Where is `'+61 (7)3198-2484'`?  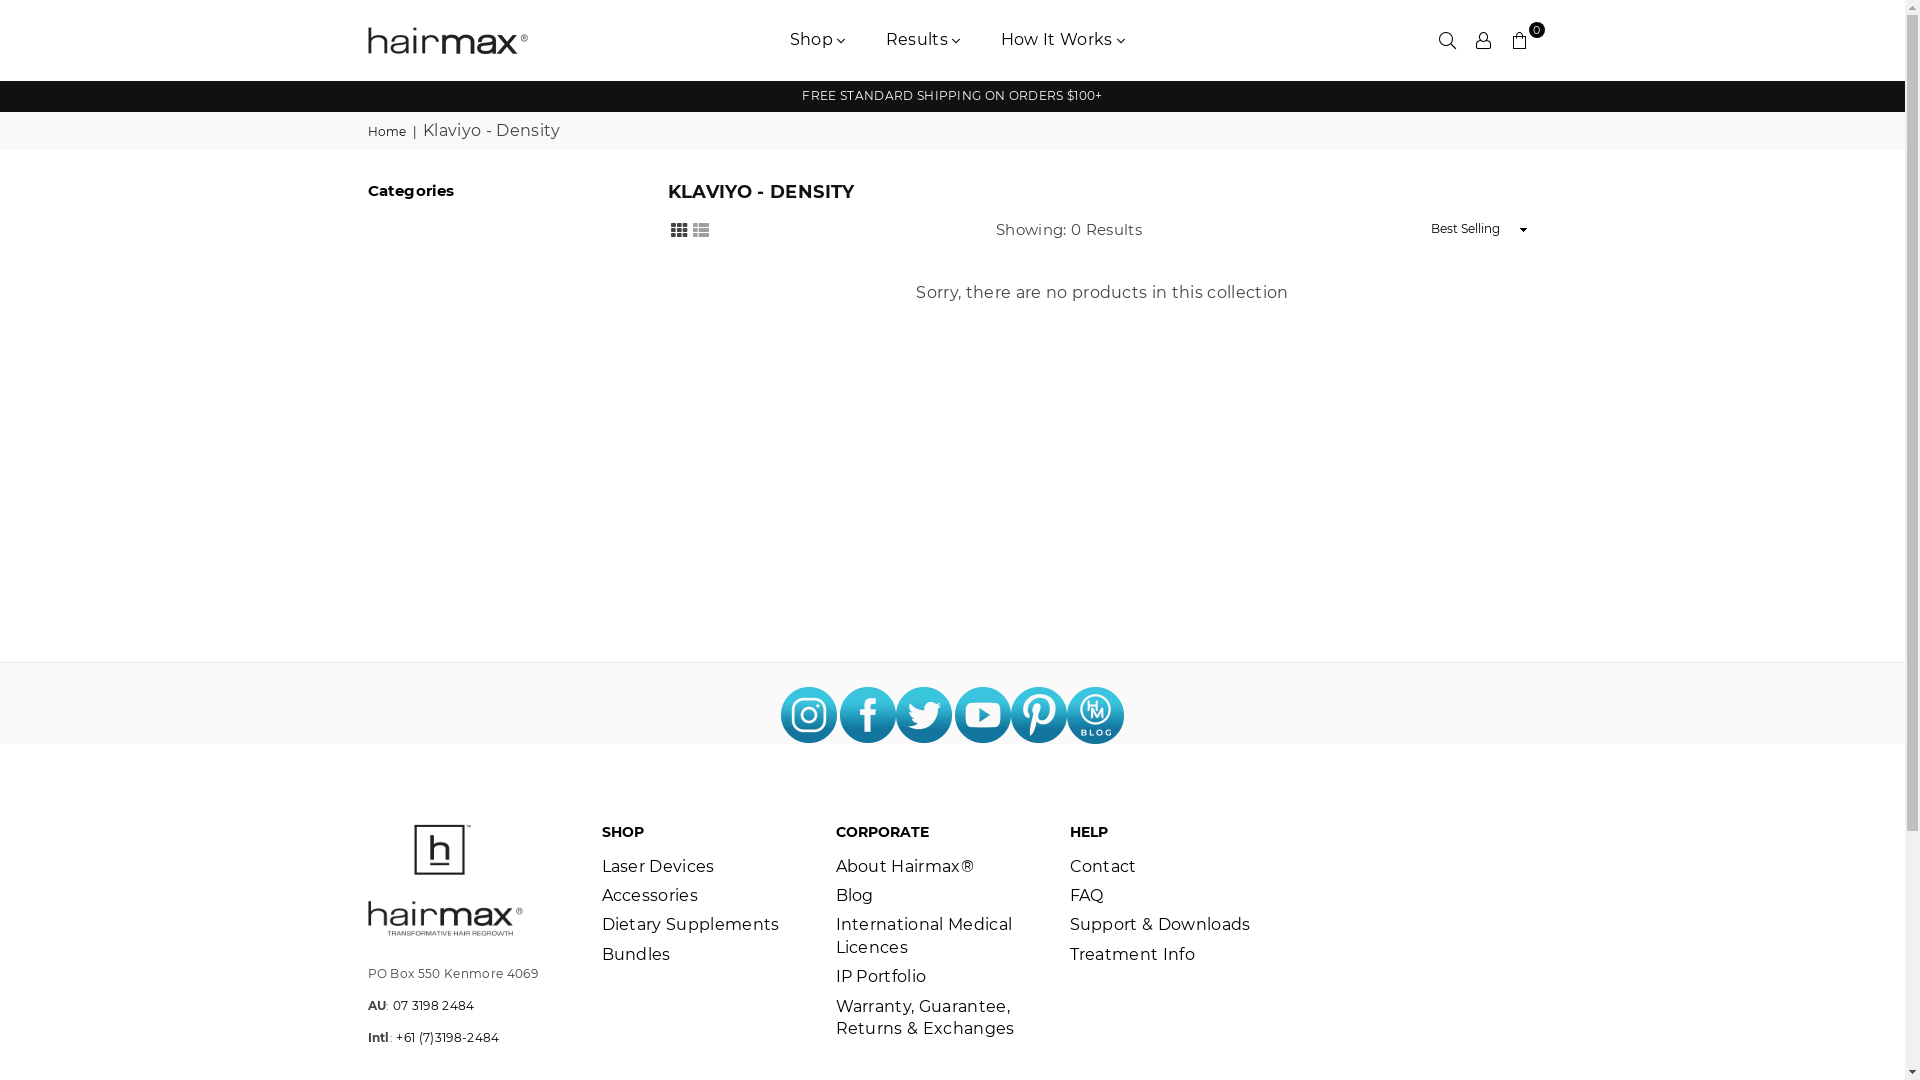 '+61 (7)3198-2484' is located at coordinates (446, 1036).